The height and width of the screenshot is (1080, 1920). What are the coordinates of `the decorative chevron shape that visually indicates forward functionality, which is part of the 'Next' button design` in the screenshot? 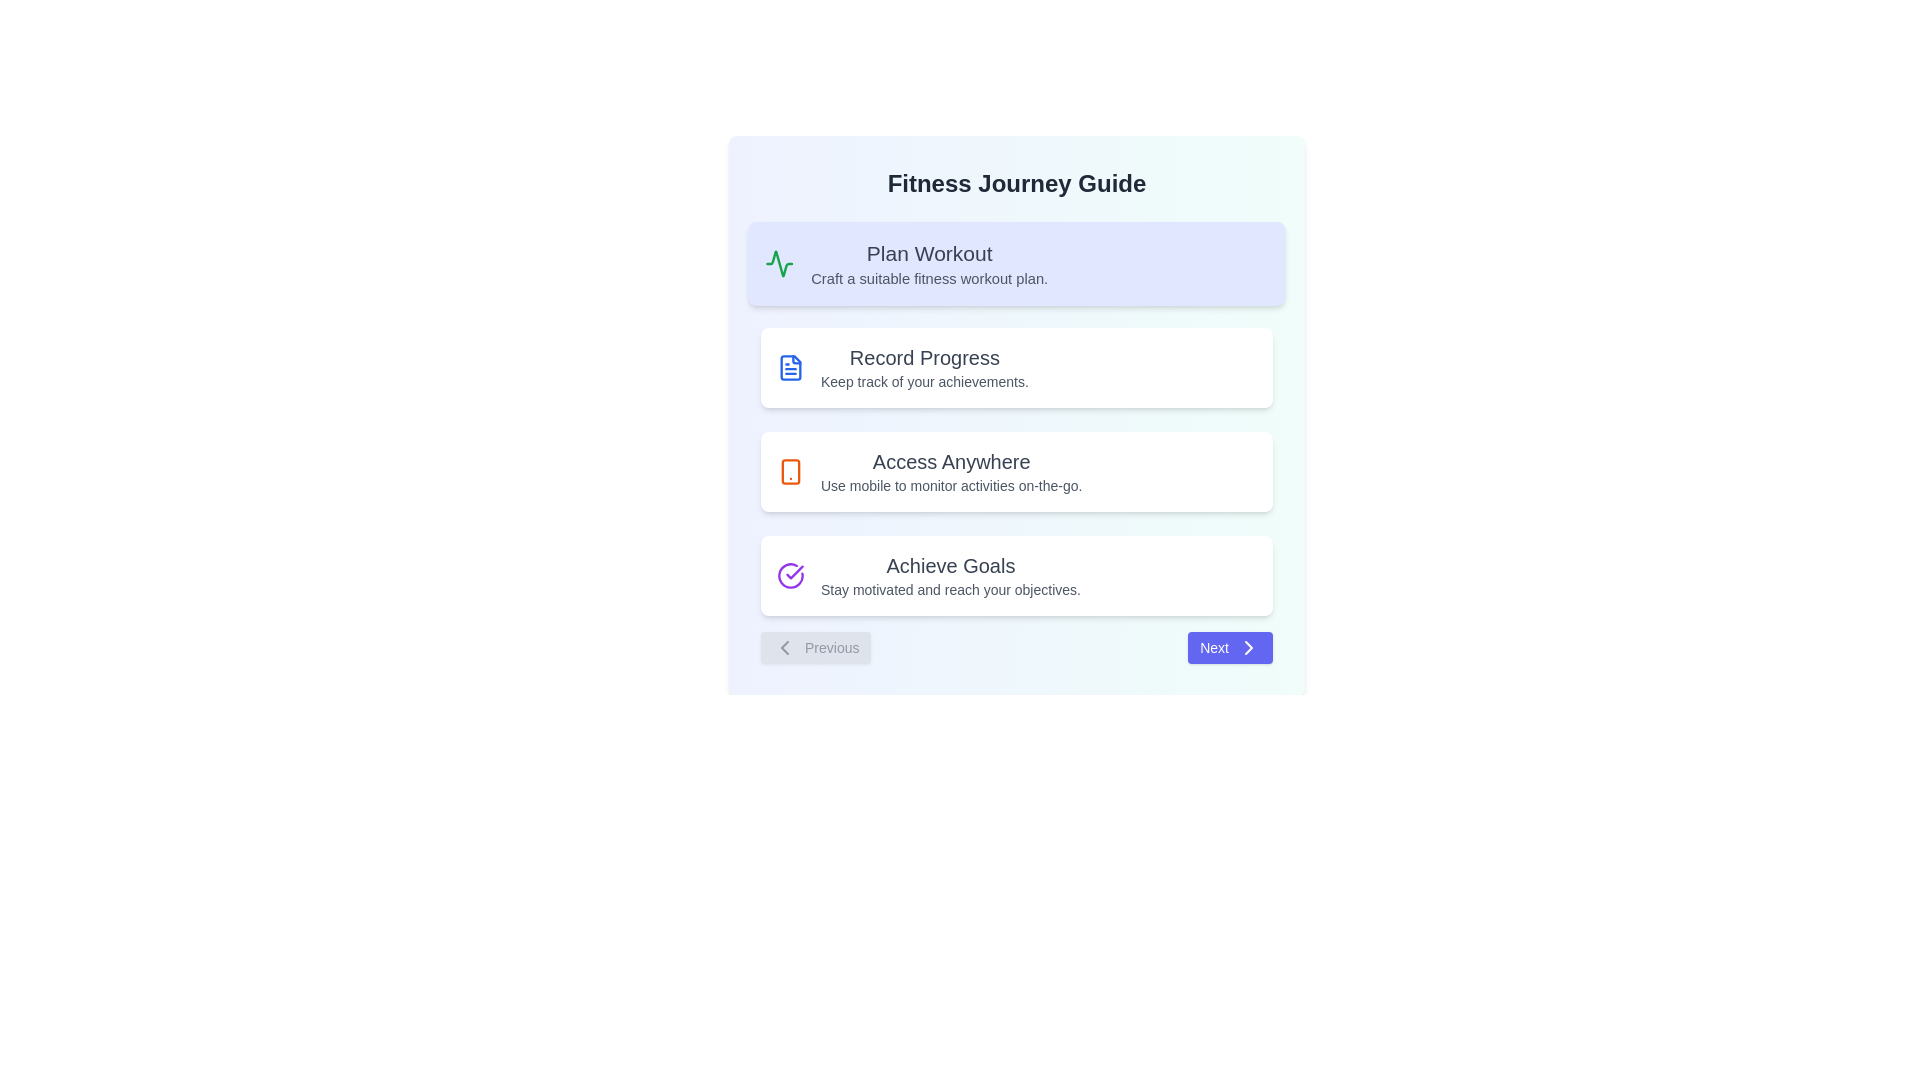 It's located at (1247, 648).